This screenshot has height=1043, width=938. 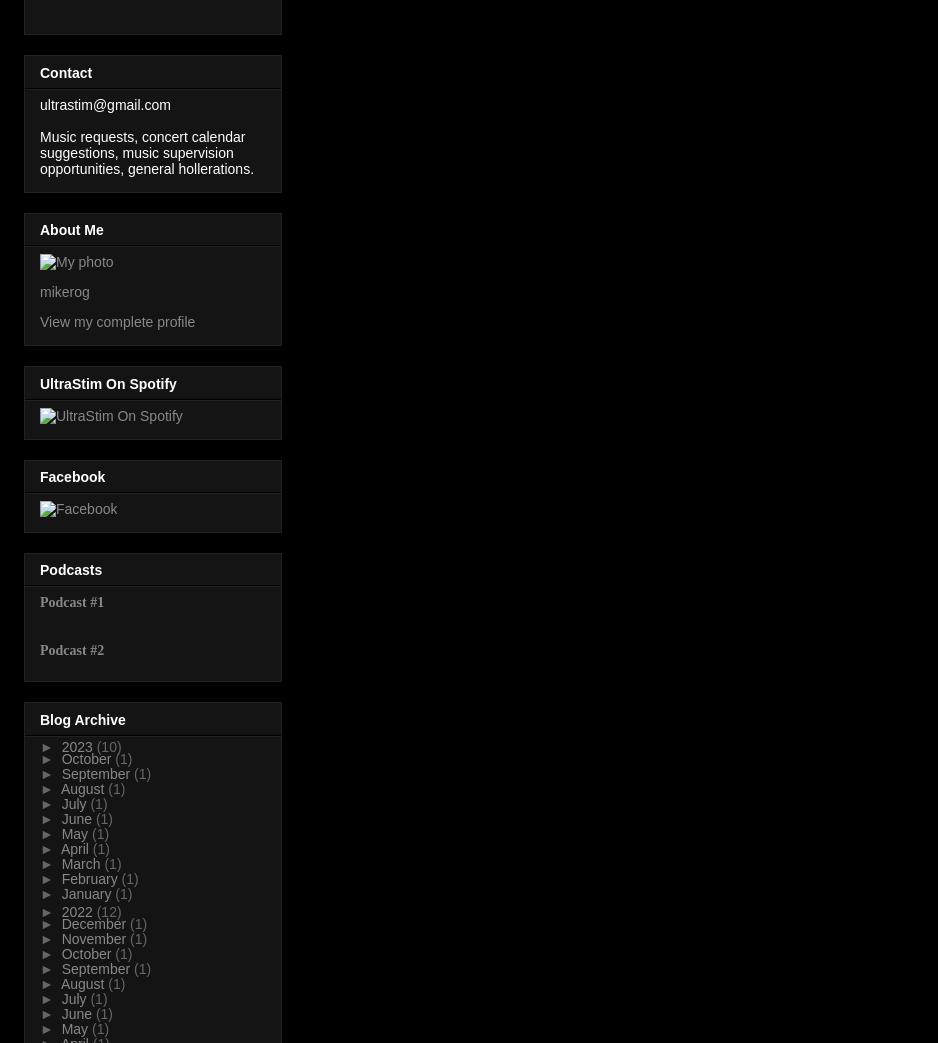 What do you see at coordinates (87, 893) in the screenshot?
I see `'January'` at bounding box center [87, 893].